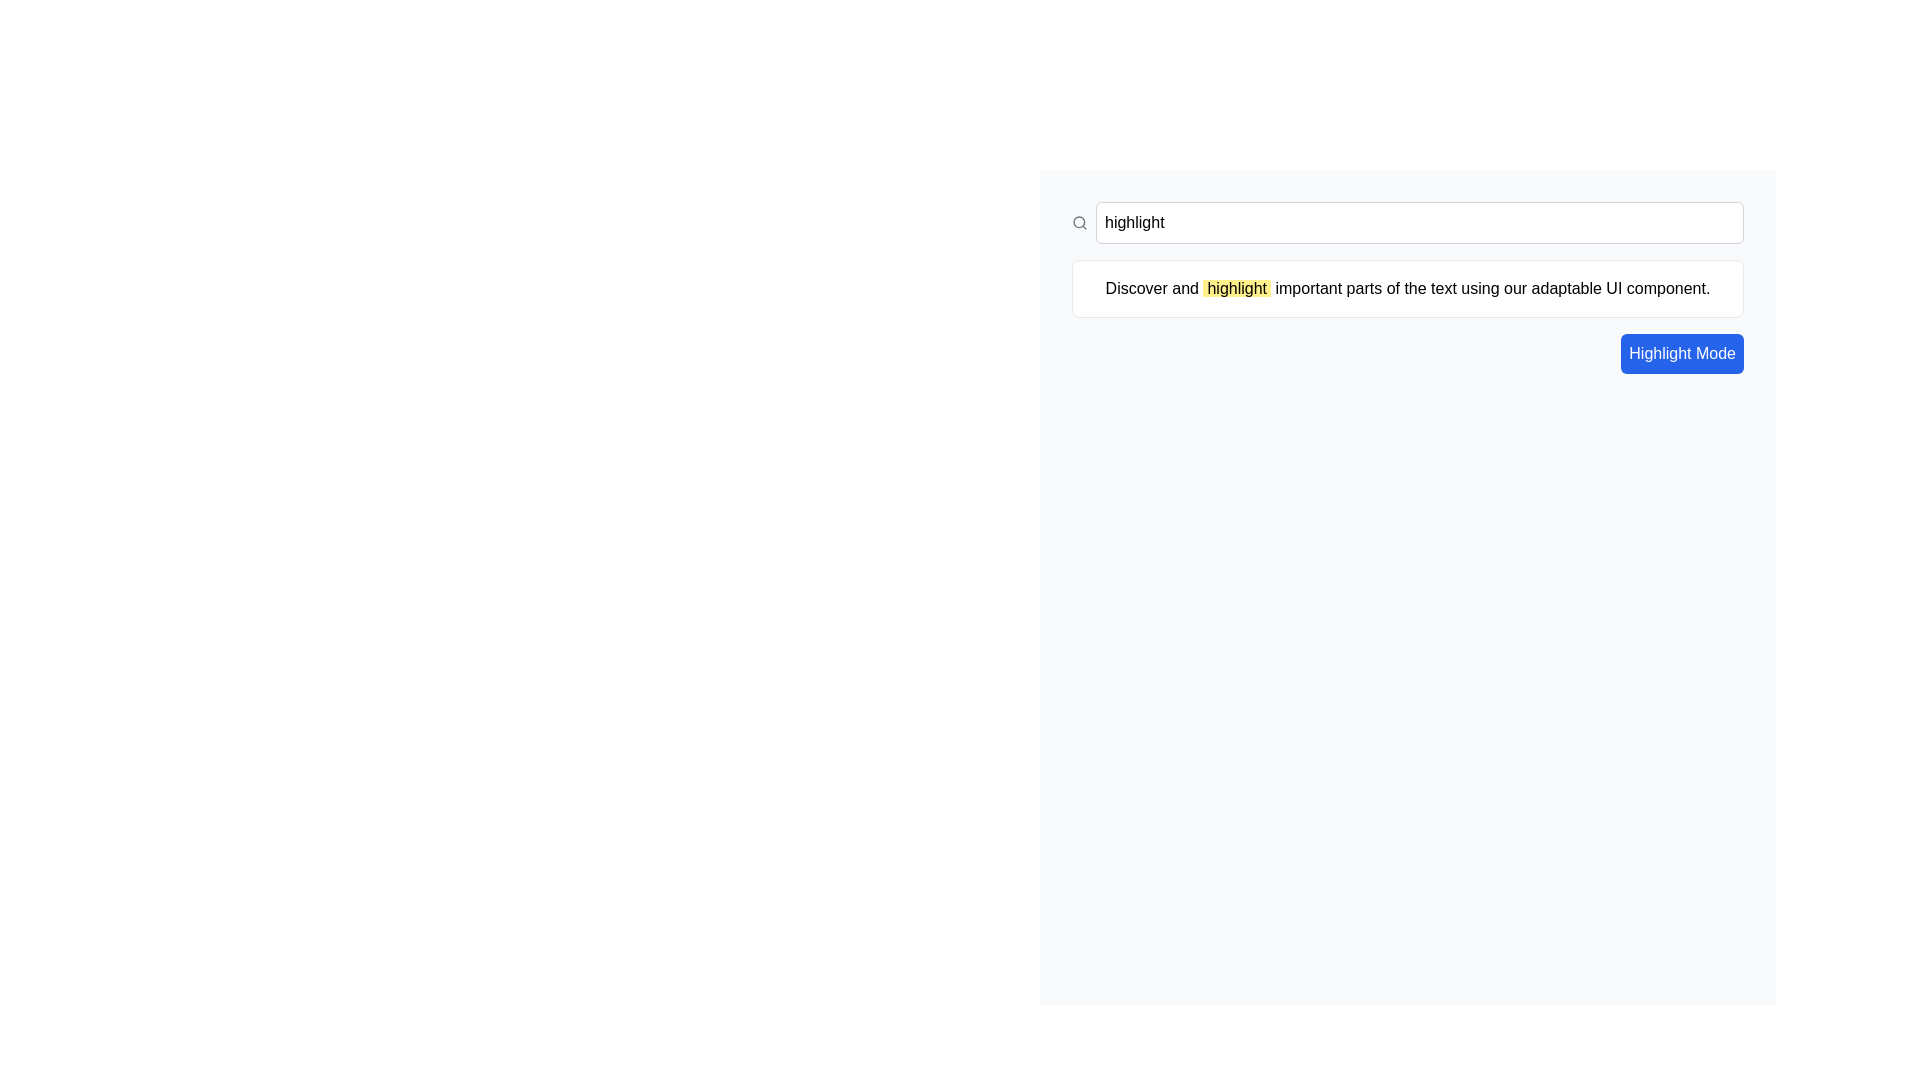 The width and height of the screenshot is (1920, 1080). Describe the element at coordinates (1154, 288) in the screenshot. I see `the text element reading 'Discover and', which is positioned near the top-center of the interface as the first of three contiguous text nodes` at that location.